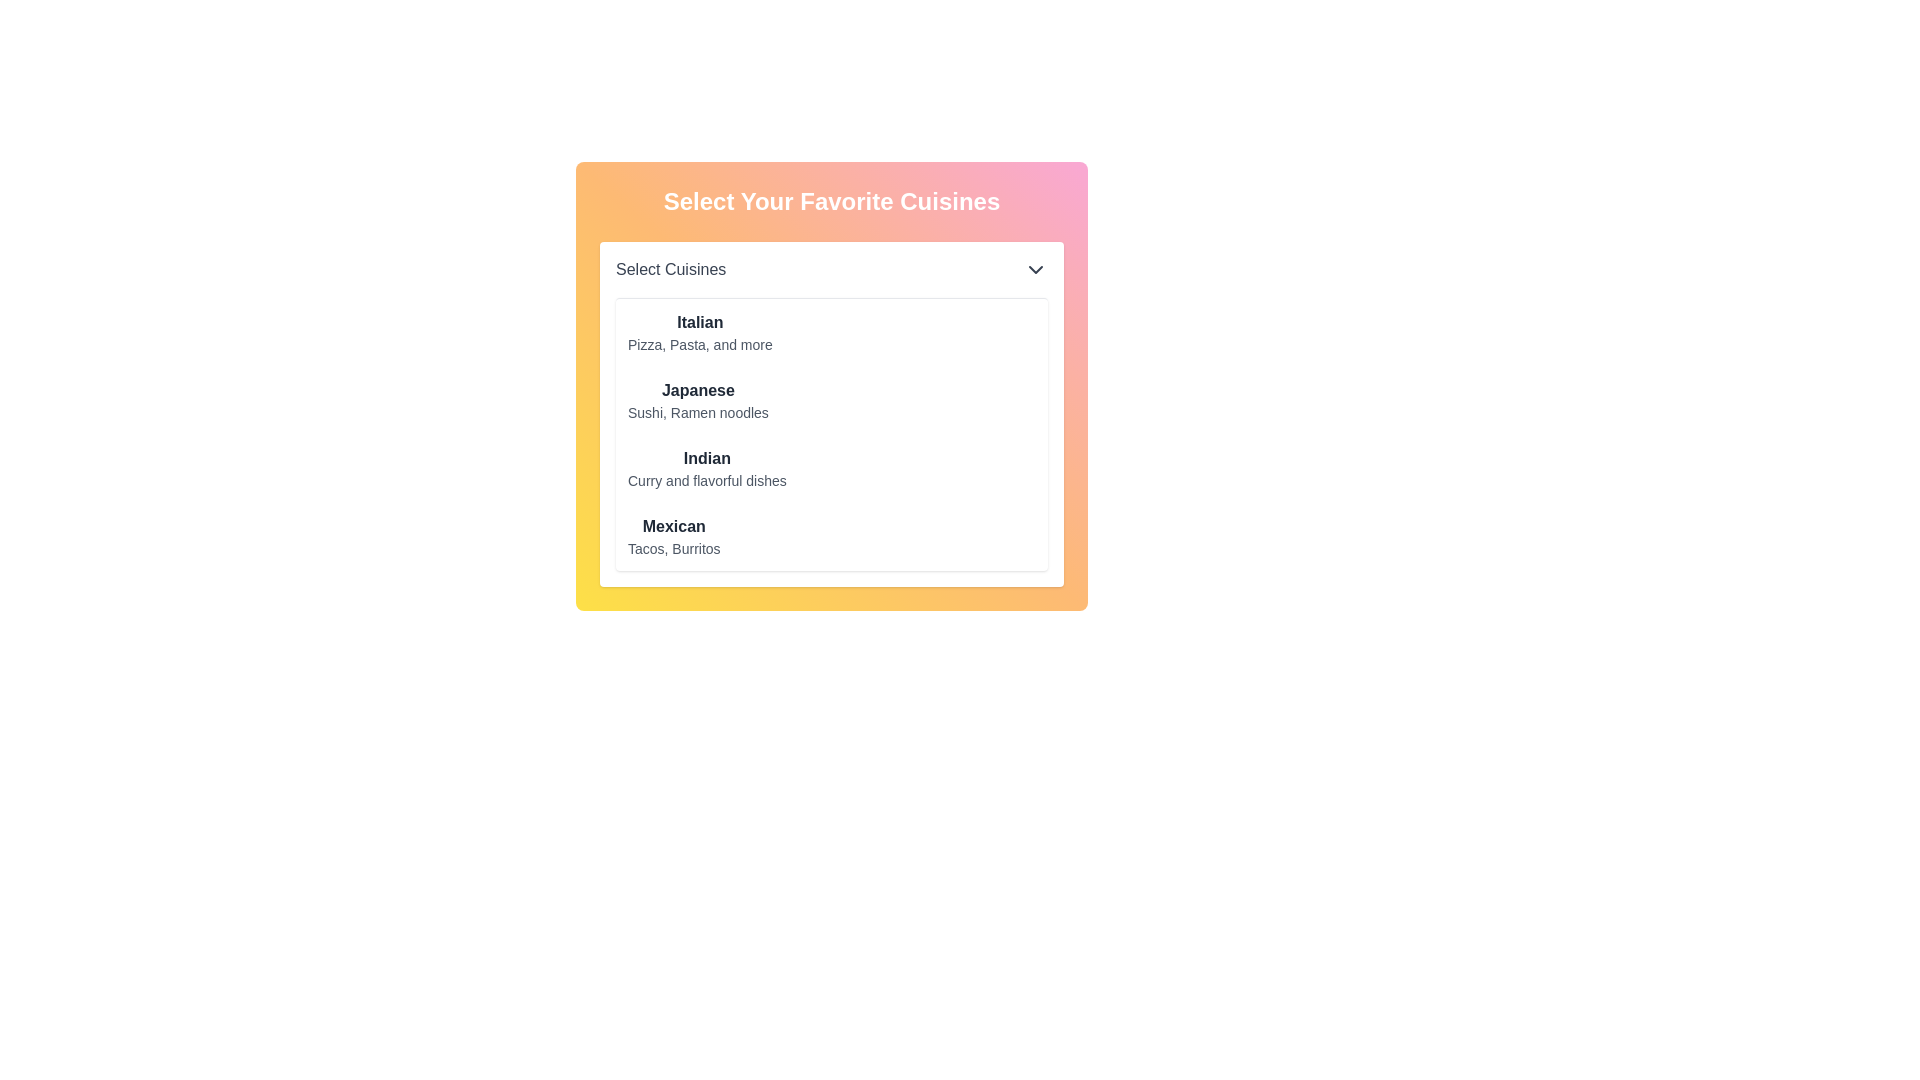  Describe the element at coordinates (700, 331) in the screenshot. I see `the Interactive list item that displays 'Italian' in bold text and 'Pizza, Pasta, and more.' in lighter text` at that location.